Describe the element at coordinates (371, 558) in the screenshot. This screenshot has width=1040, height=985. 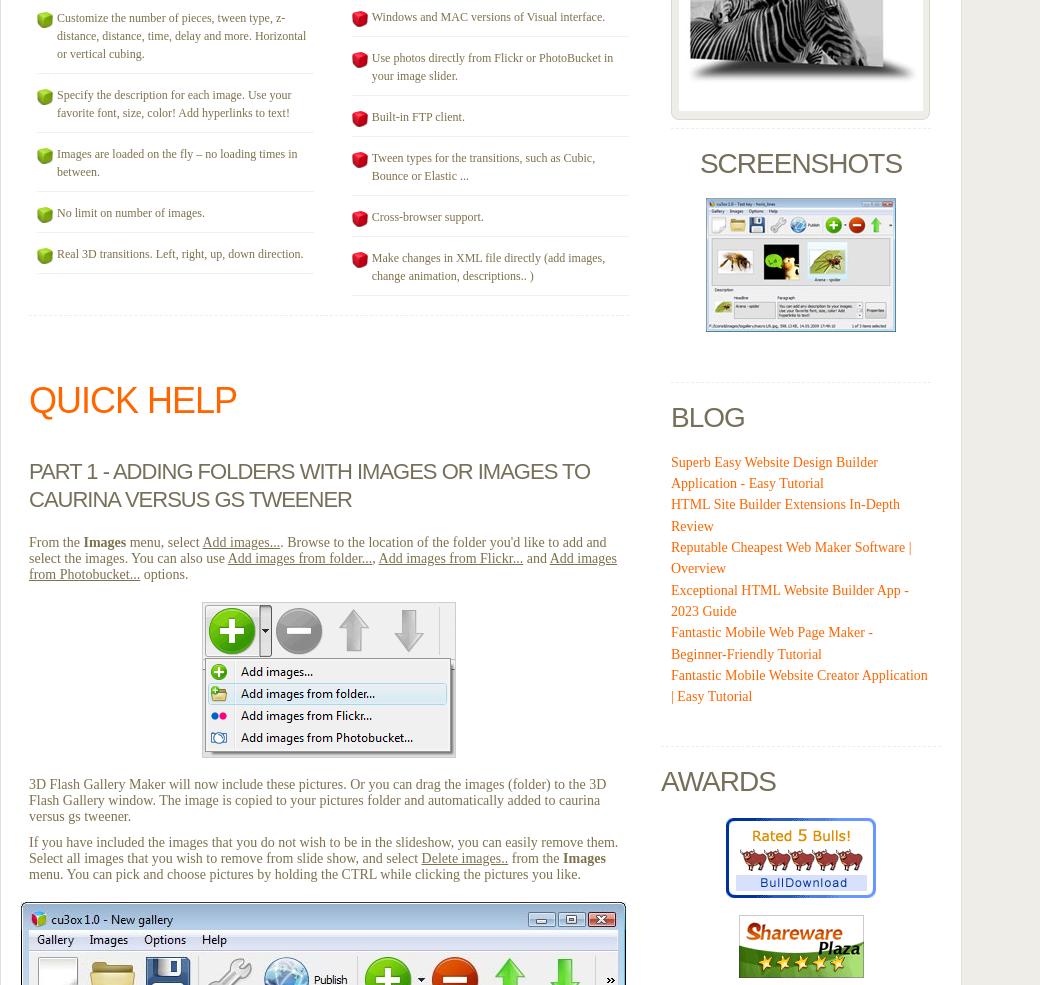
I see `','` at that location.